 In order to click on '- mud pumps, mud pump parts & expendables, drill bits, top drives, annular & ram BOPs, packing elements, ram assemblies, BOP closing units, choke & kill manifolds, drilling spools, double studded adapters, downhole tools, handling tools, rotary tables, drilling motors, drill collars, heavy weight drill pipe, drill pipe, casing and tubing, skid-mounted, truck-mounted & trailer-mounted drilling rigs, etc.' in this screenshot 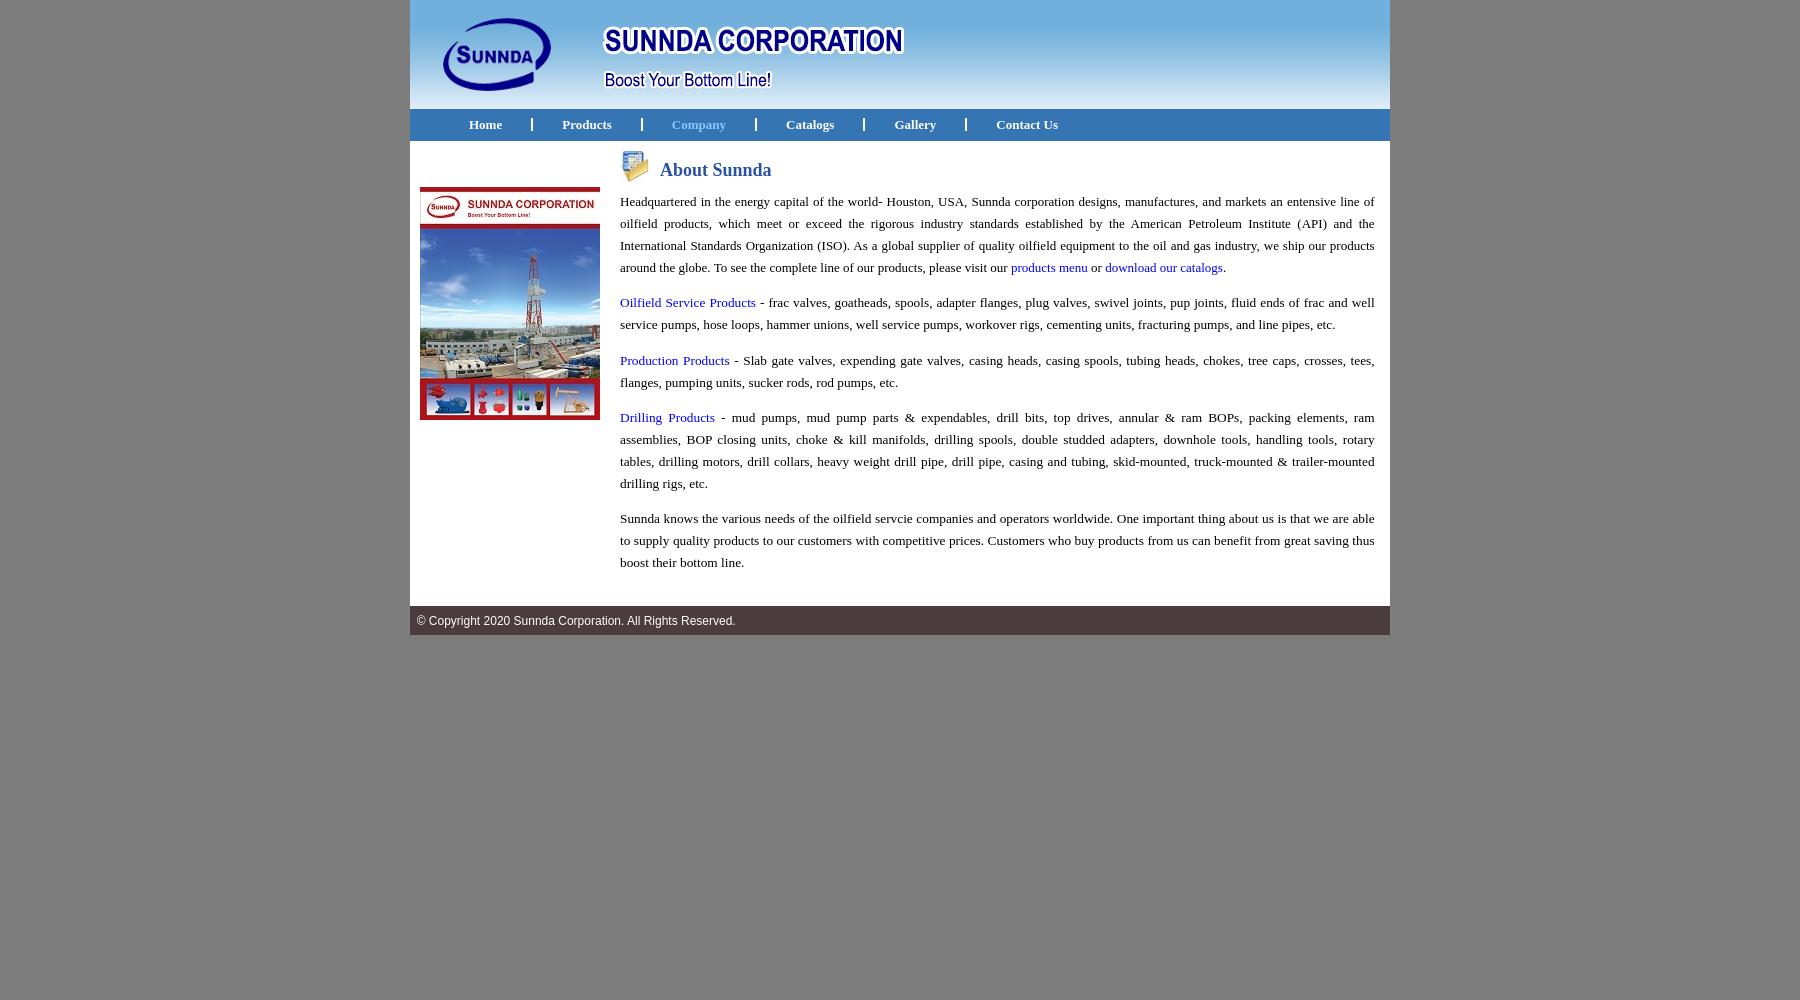, I will do `click(619, 448)`.